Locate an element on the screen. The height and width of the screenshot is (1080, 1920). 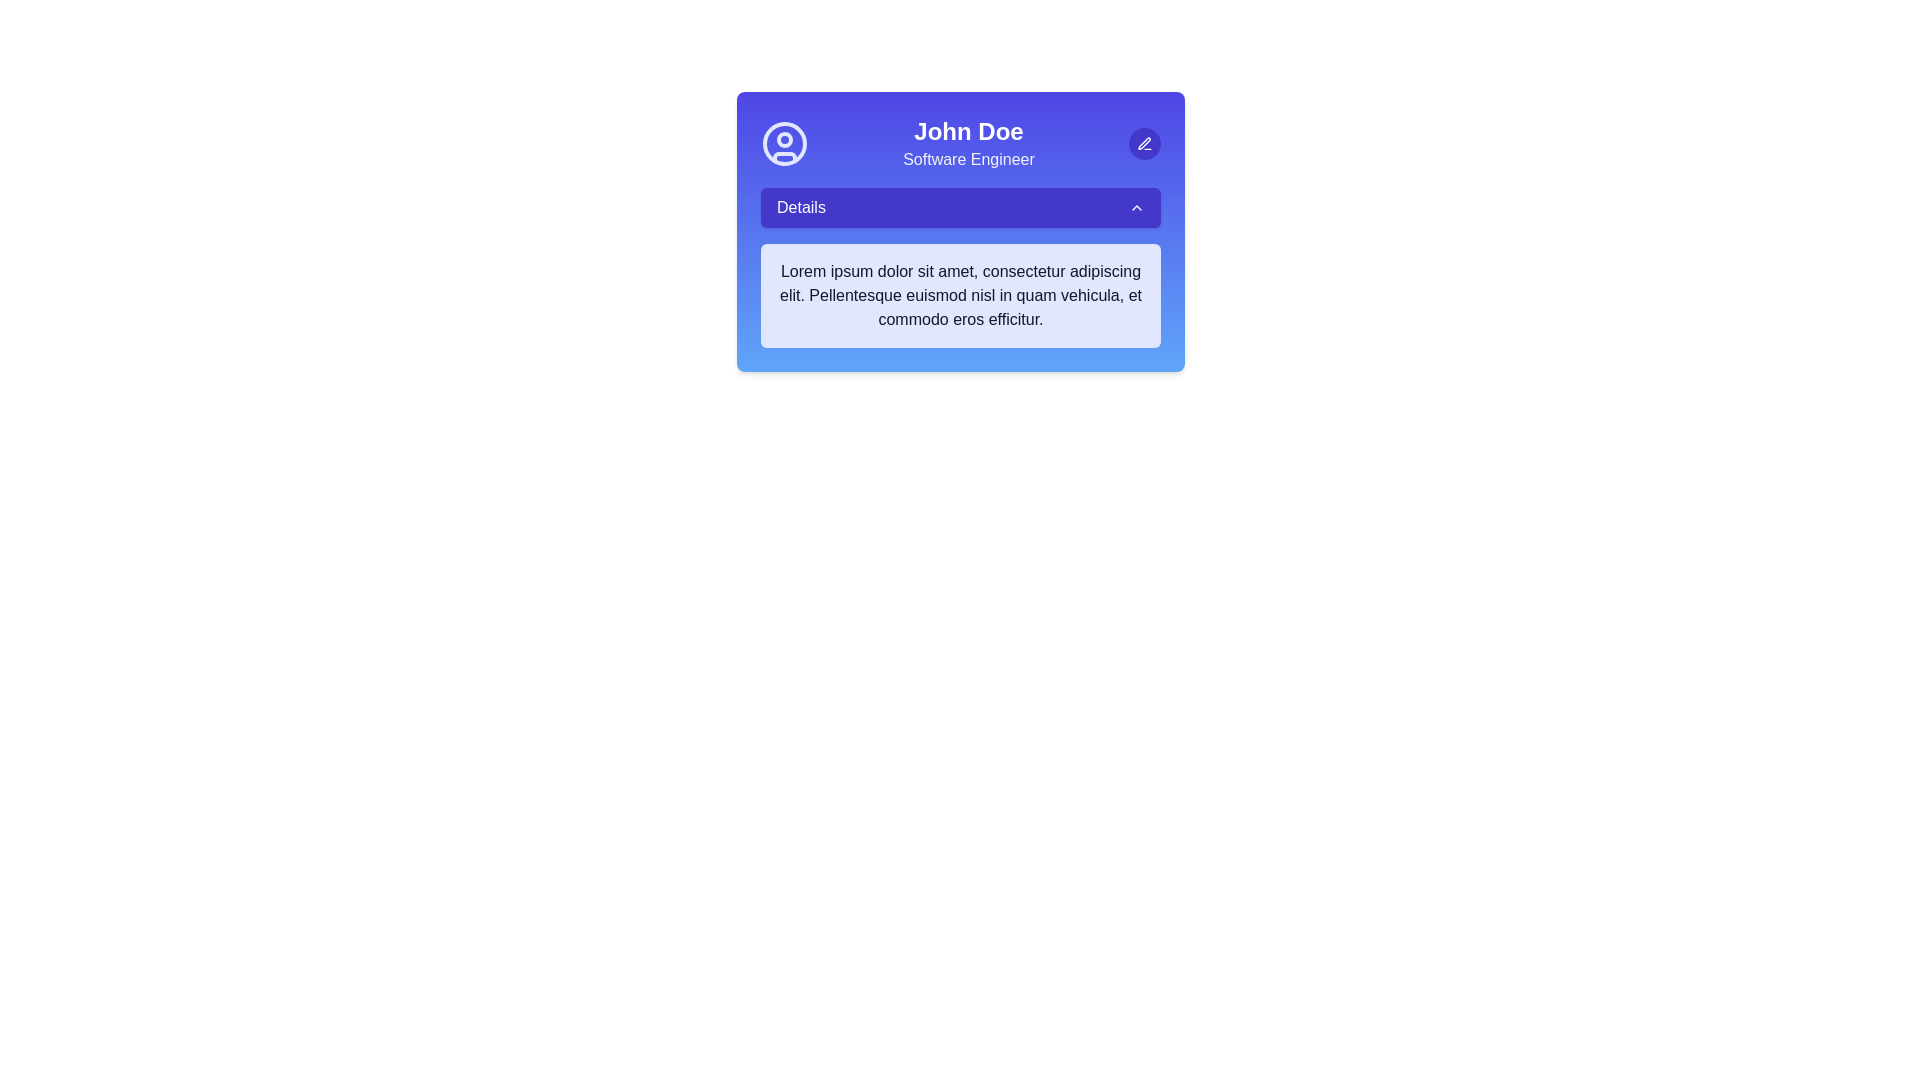
the text label that displays the user's name and job title, positioned to the right of the user icon and to the left of the edit button is located at coordinates (969, 142).